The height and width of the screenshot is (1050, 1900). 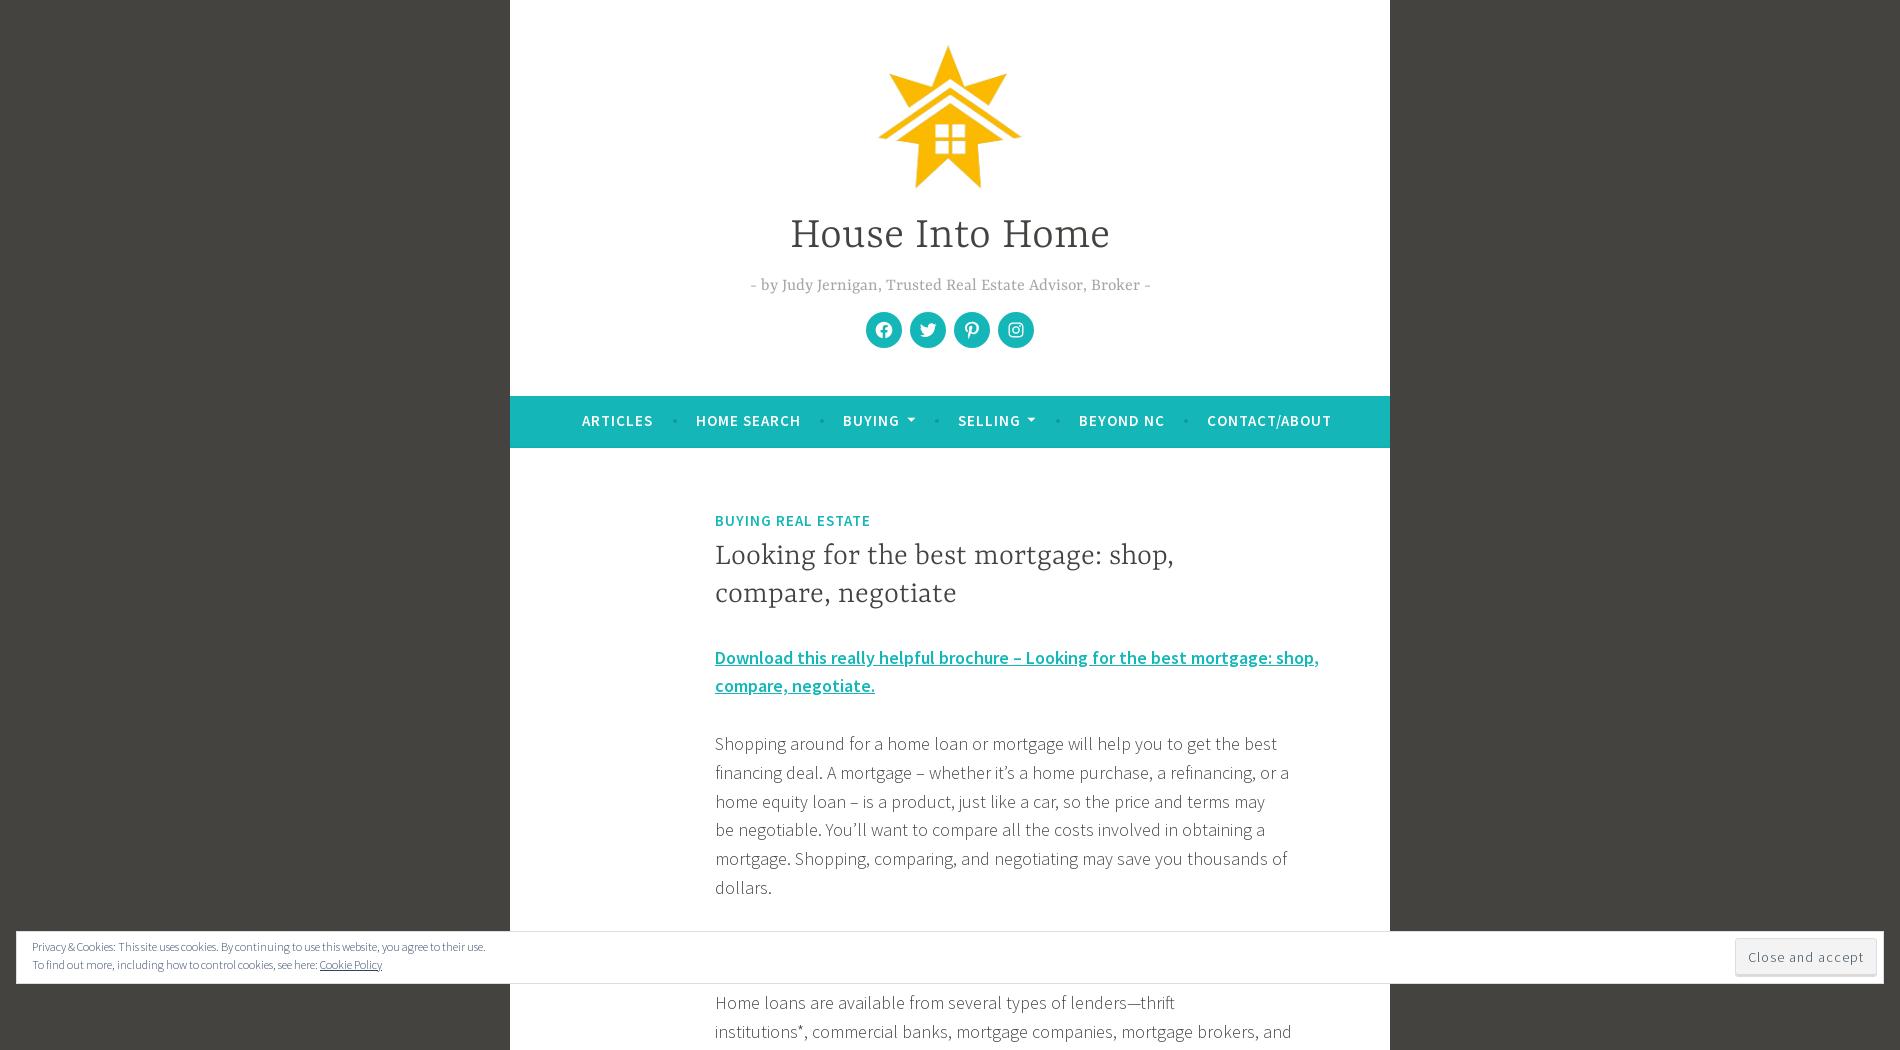 What do you see at coordinates (1078, 418) in the screenshot?
I see `'Beyond NC'` at bounding box center [1078, 418].